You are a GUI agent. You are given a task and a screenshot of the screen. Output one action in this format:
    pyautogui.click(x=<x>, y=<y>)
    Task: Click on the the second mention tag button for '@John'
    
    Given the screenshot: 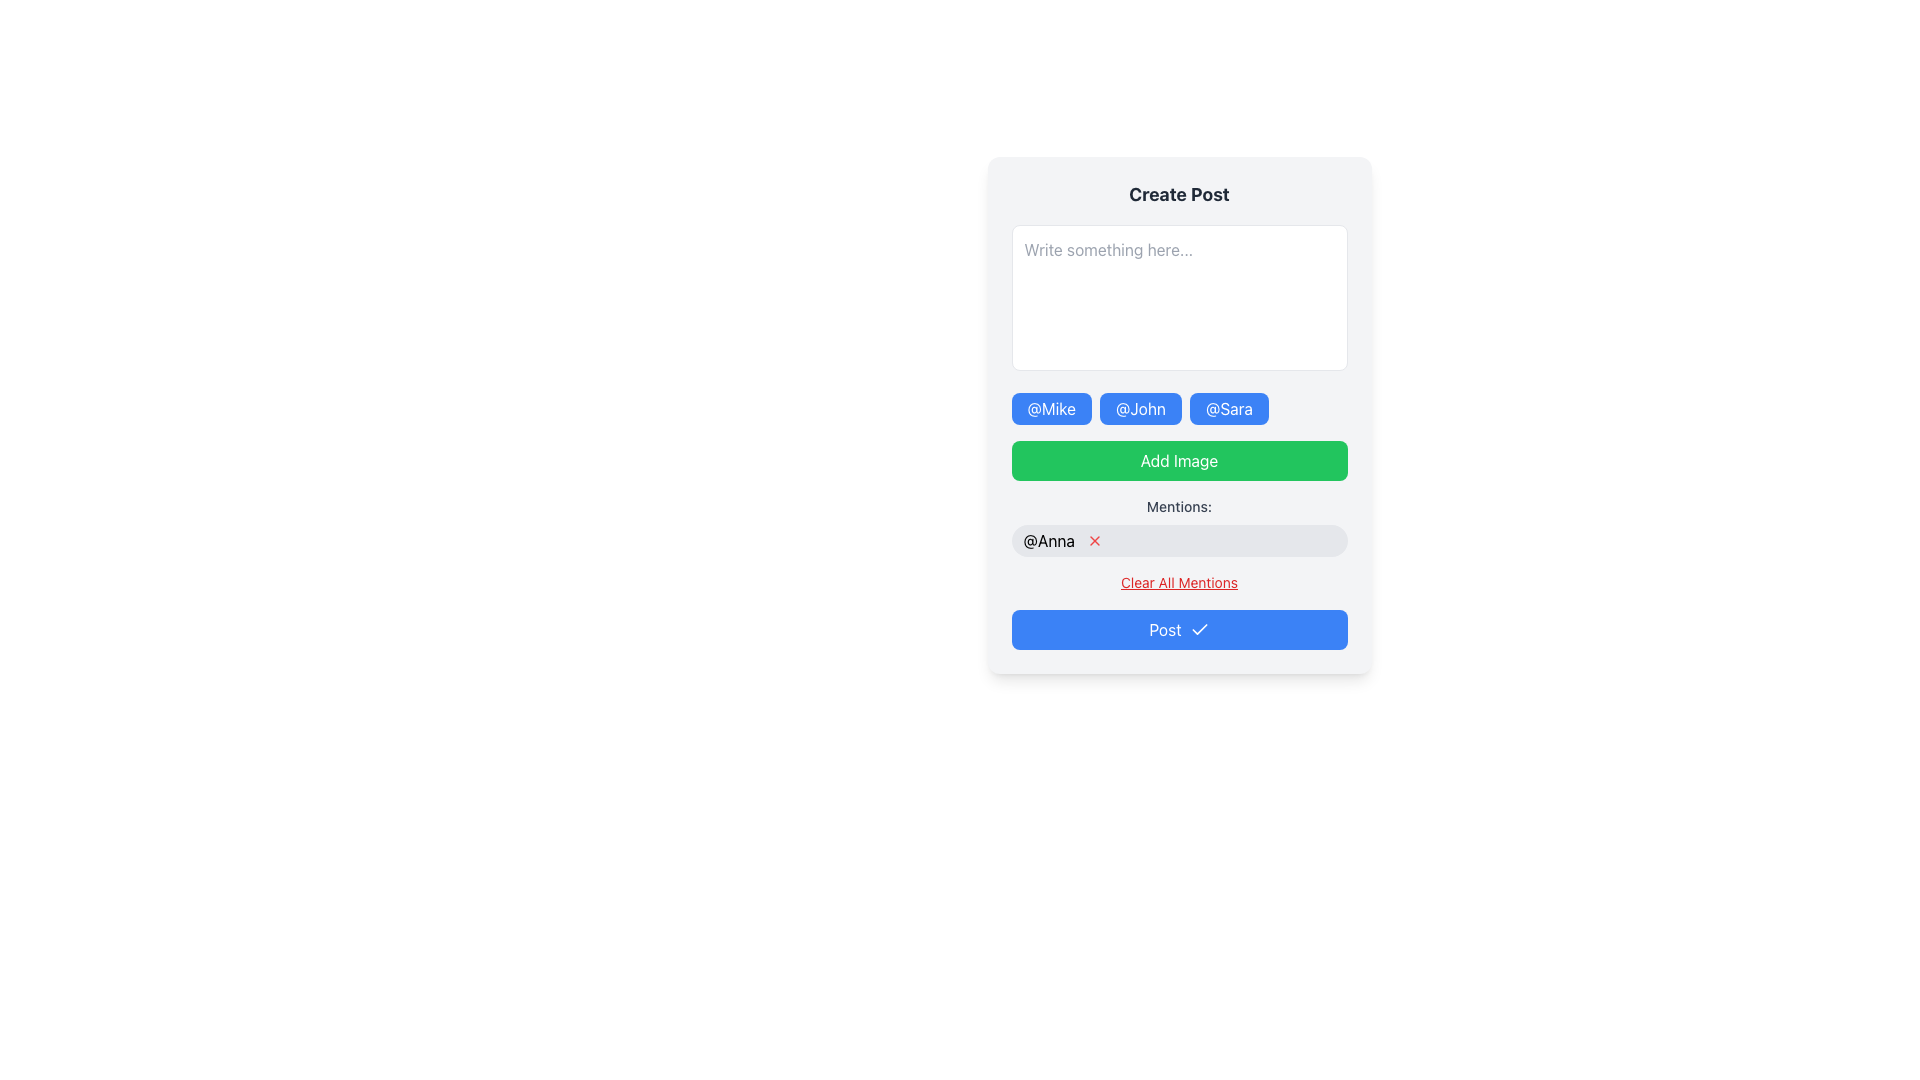 What is the action you would take?
    pyautogui.click(x=1141, y=407)
    